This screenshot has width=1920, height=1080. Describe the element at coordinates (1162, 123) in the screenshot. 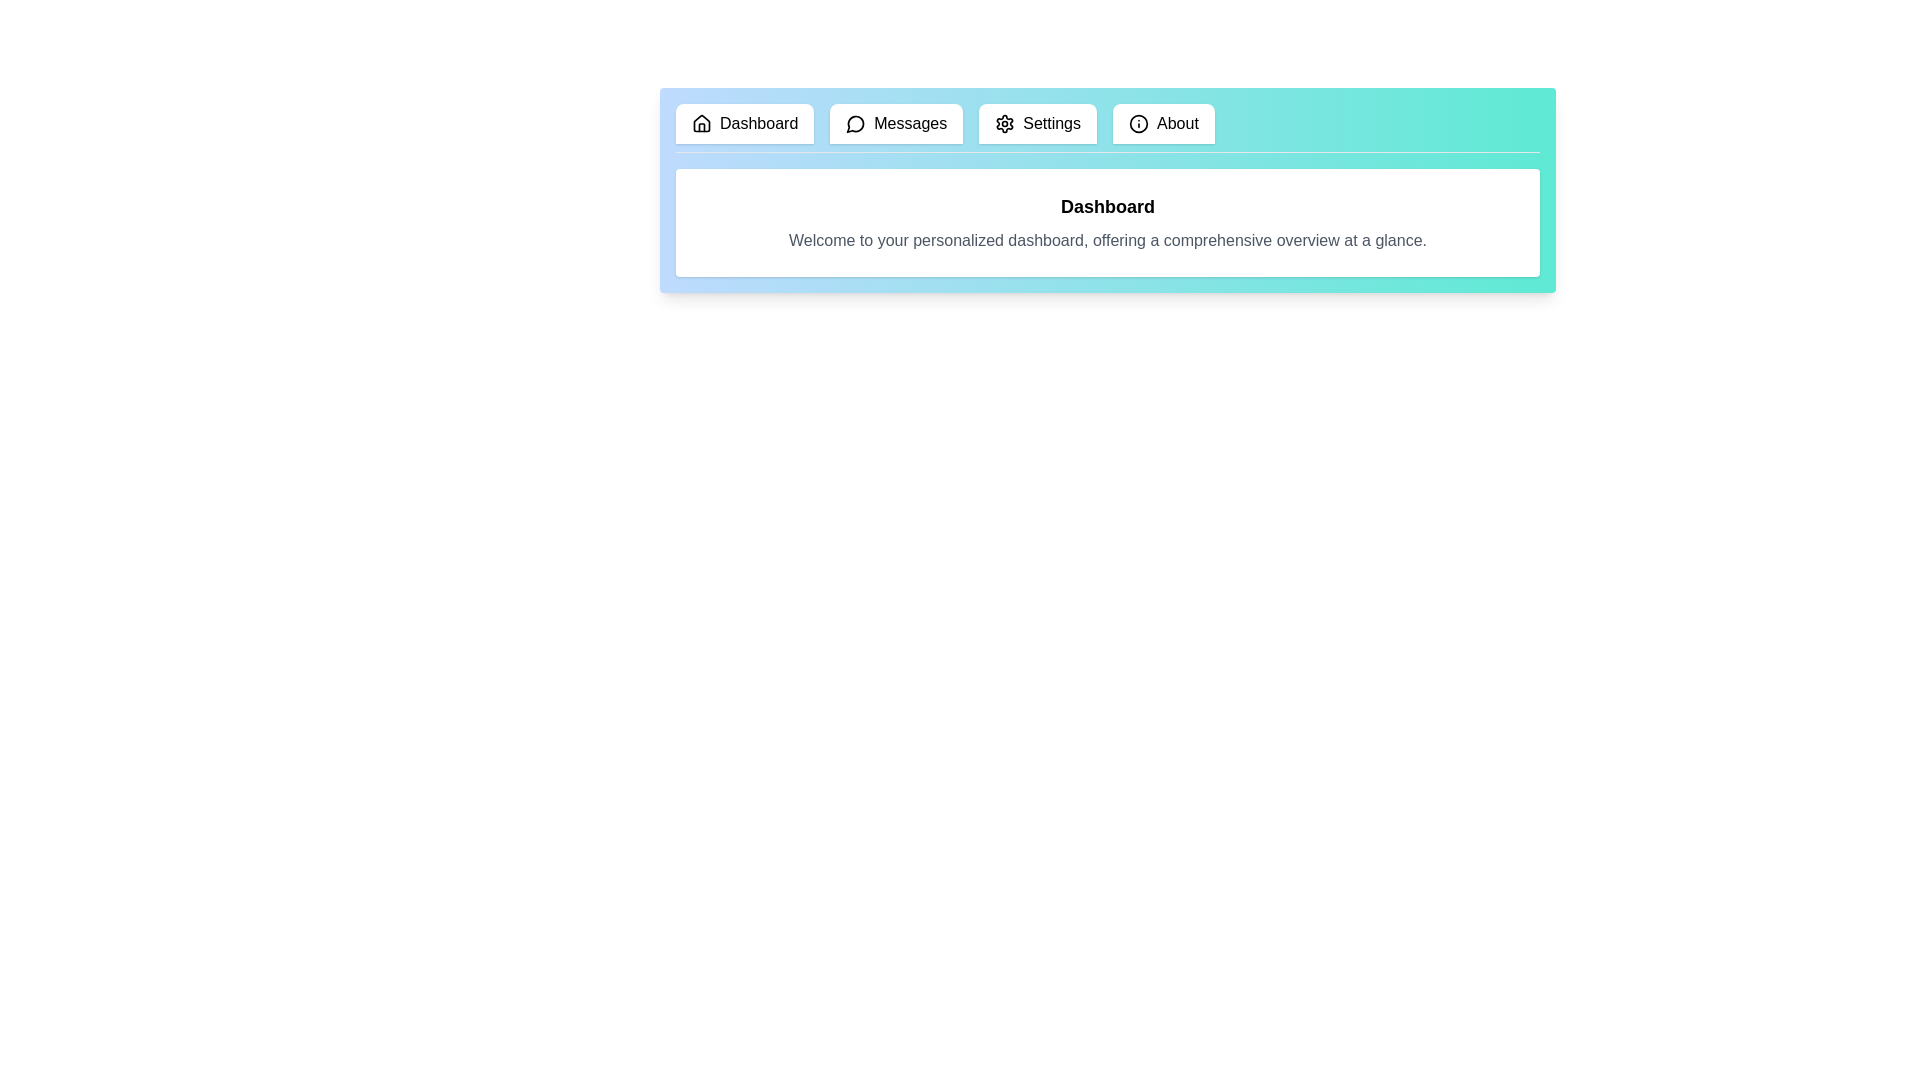

I see `the About tab to view its content` at that location.